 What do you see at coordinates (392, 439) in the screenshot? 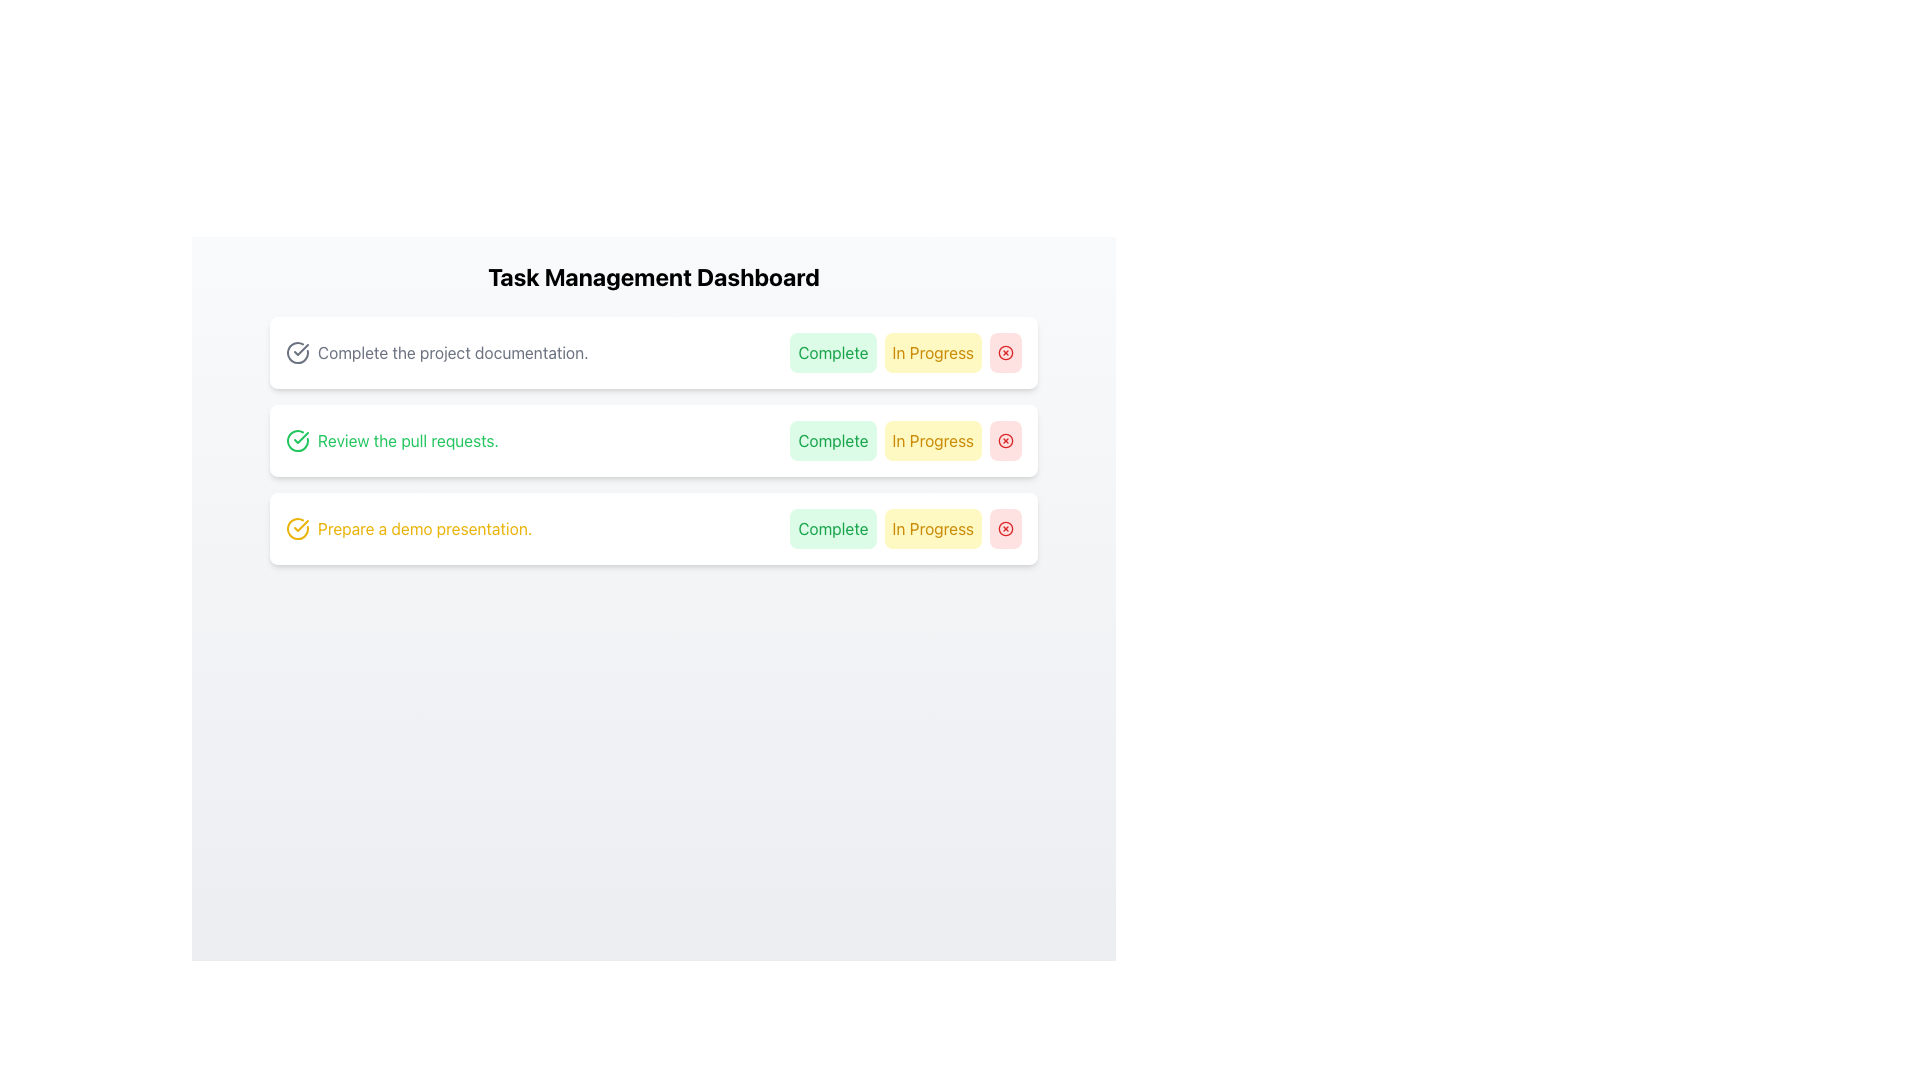
I see `the static text with a checkmark icon that indicates the task 'Review the pull requests', which is the second item in a list of three tasks` at bounding box center [392, 439].